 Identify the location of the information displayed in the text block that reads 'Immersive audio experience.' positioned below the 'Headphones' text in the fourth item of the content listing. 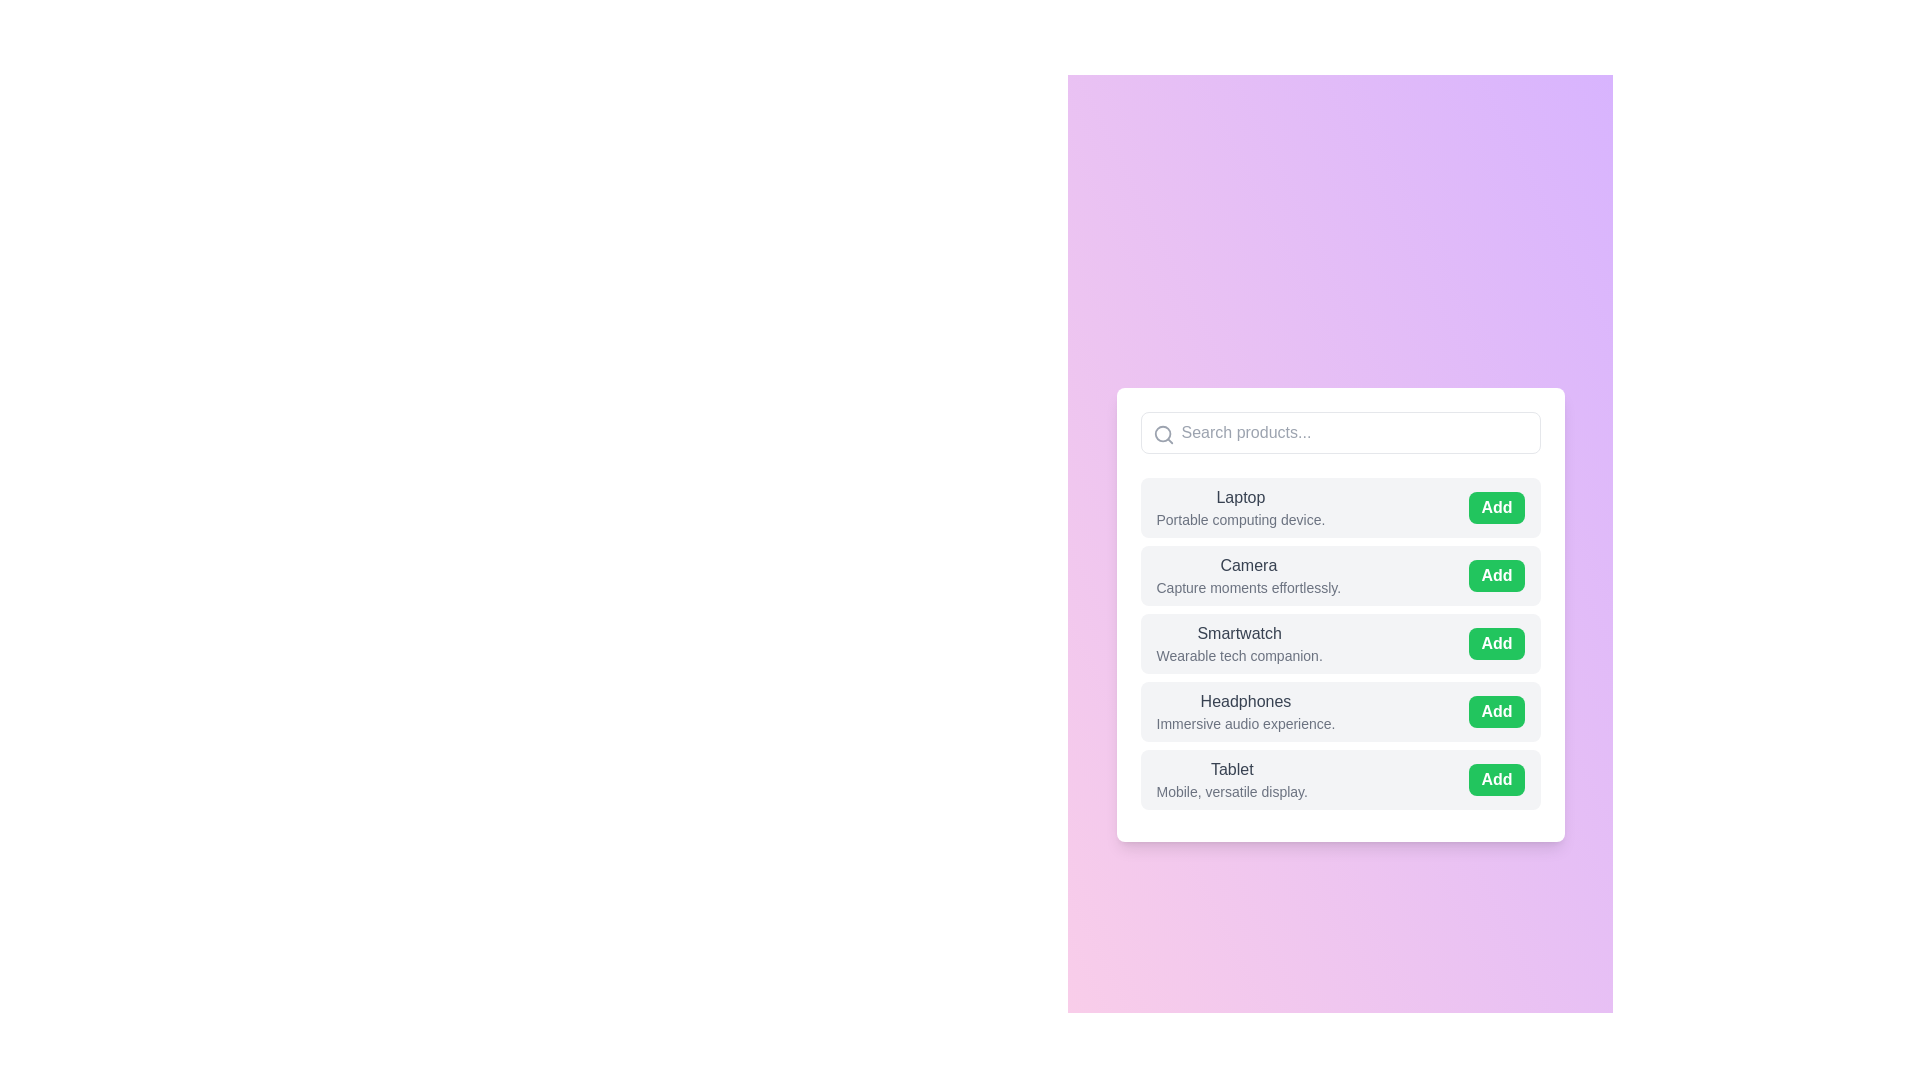
(1245, 724).